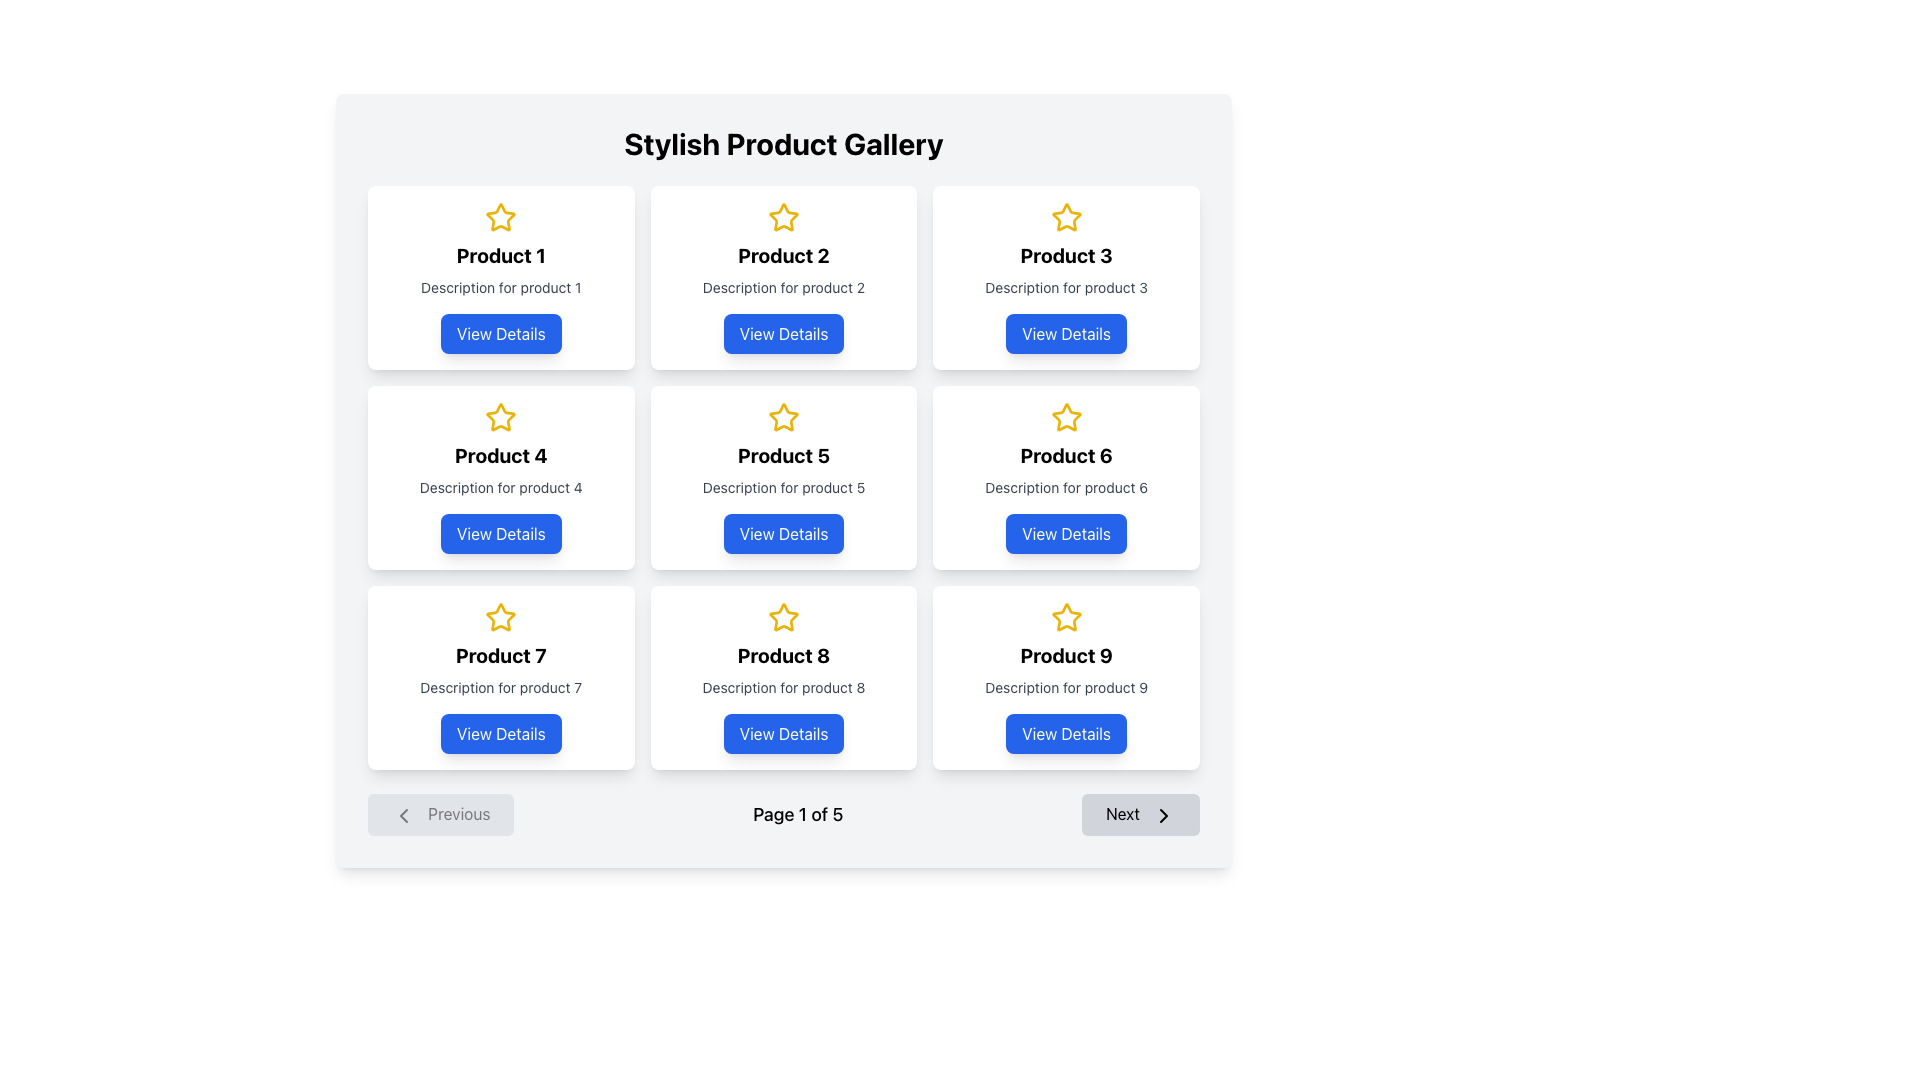 The width and height of the screenshot is (1920, 1080). I want to click on the yellow star-shaped icon with a white interior, located above the text 'Product 6', so click(1065, 416).